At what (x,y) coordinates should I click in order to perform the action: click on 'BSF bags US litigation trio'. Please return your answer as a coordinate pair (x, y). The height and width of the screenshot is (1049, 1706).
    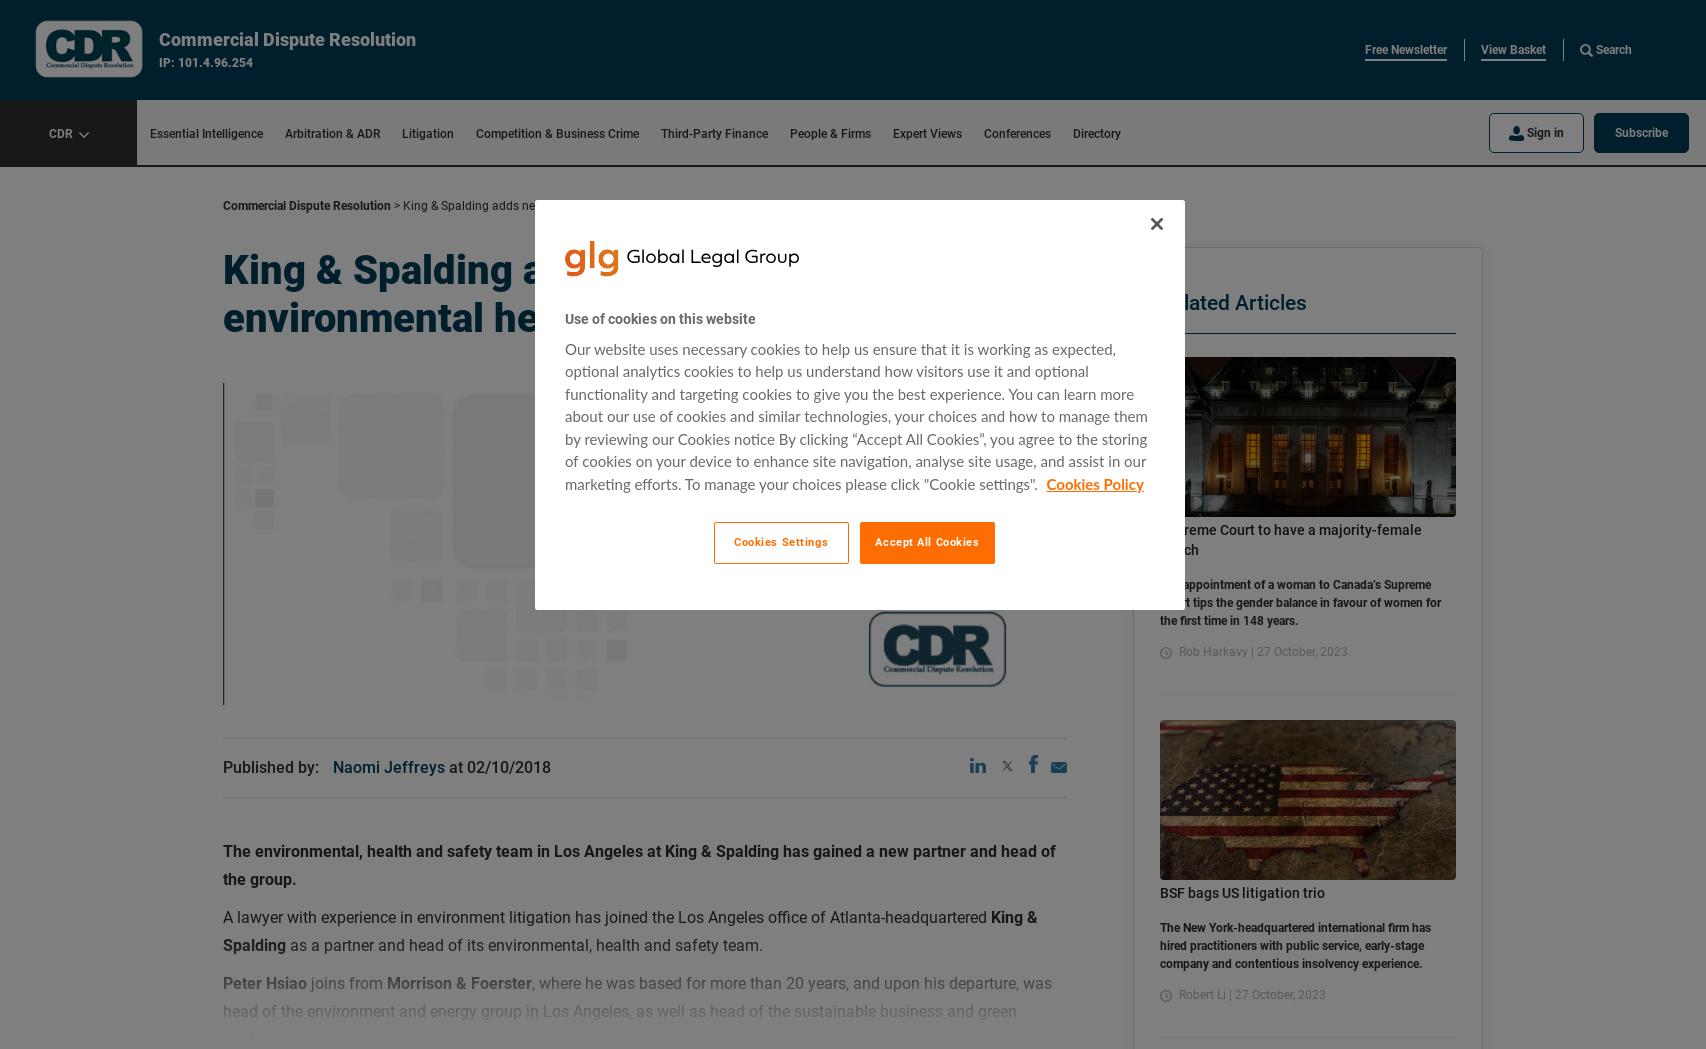
    Looking at the image, I should click on (1242, 890).